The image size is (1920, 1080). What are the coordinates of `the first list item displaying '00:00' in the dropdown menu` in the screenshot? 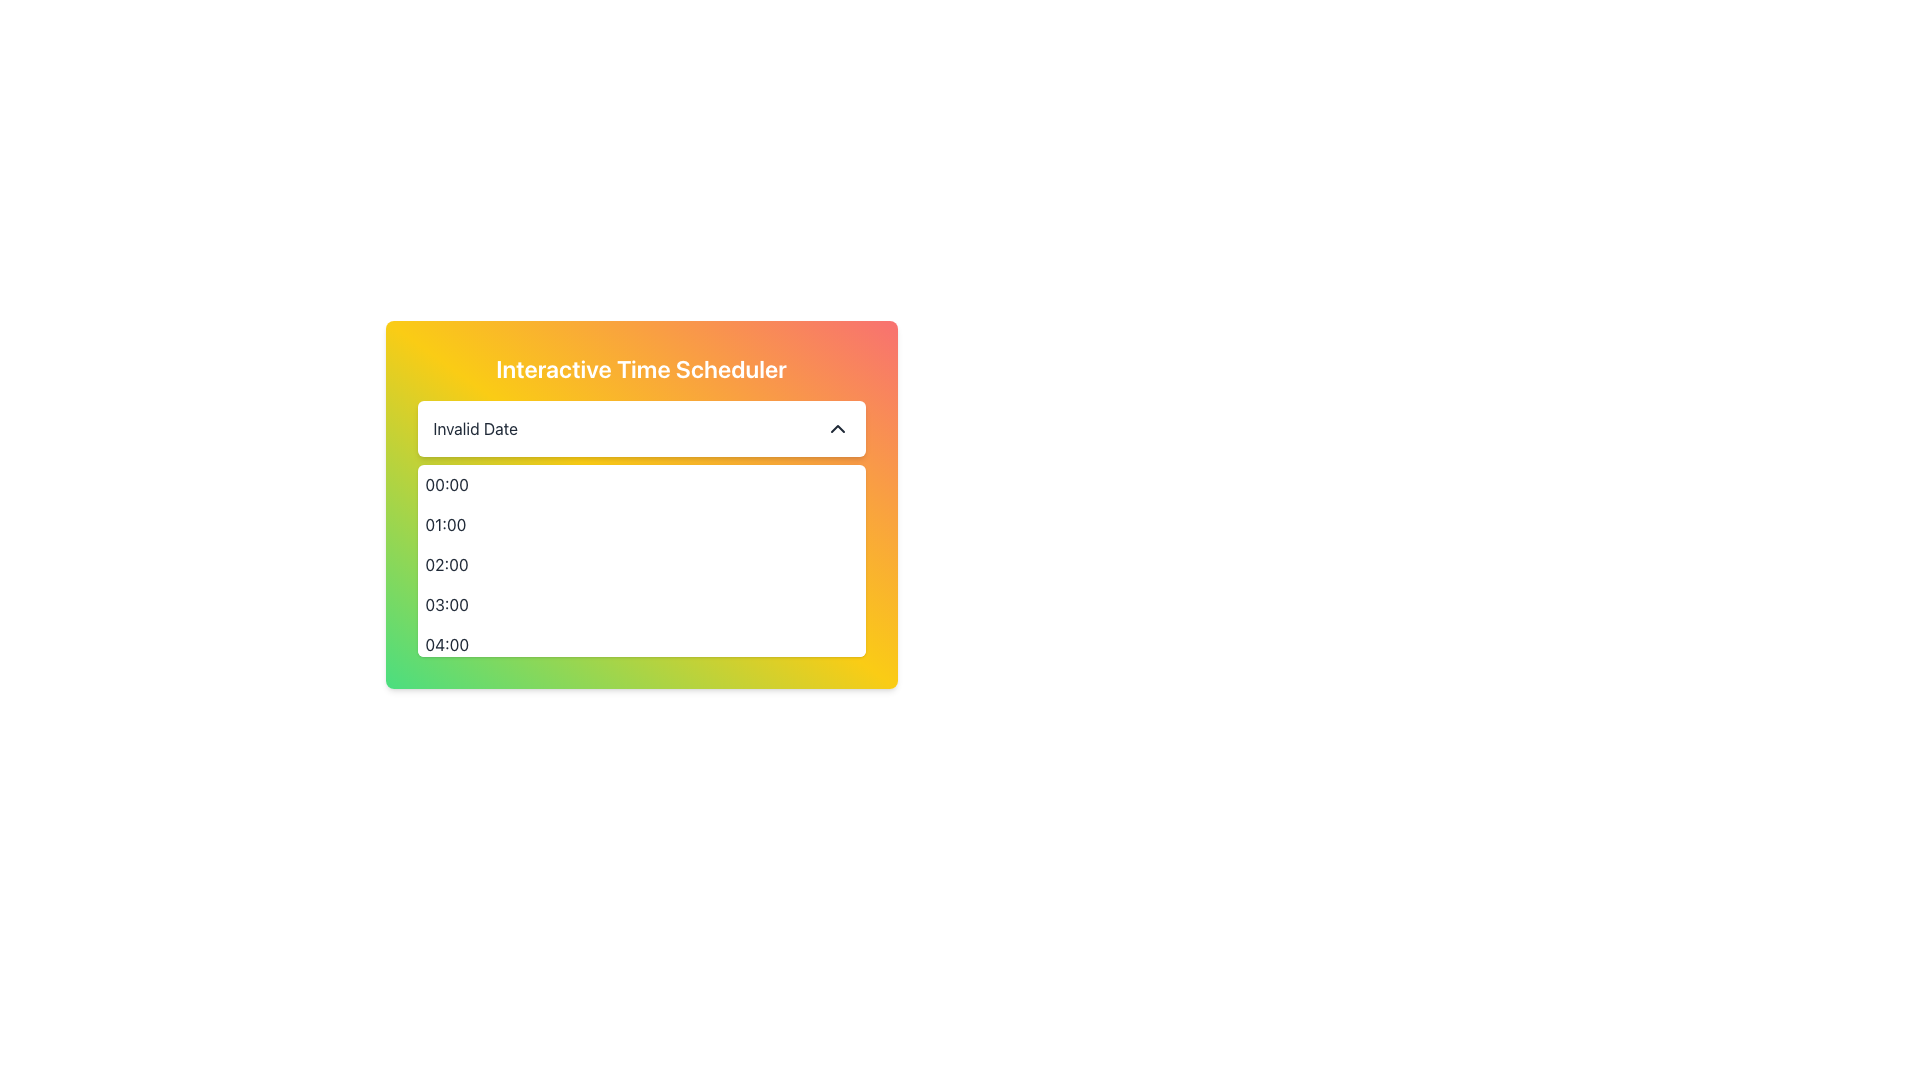 It's located at (641, 485).